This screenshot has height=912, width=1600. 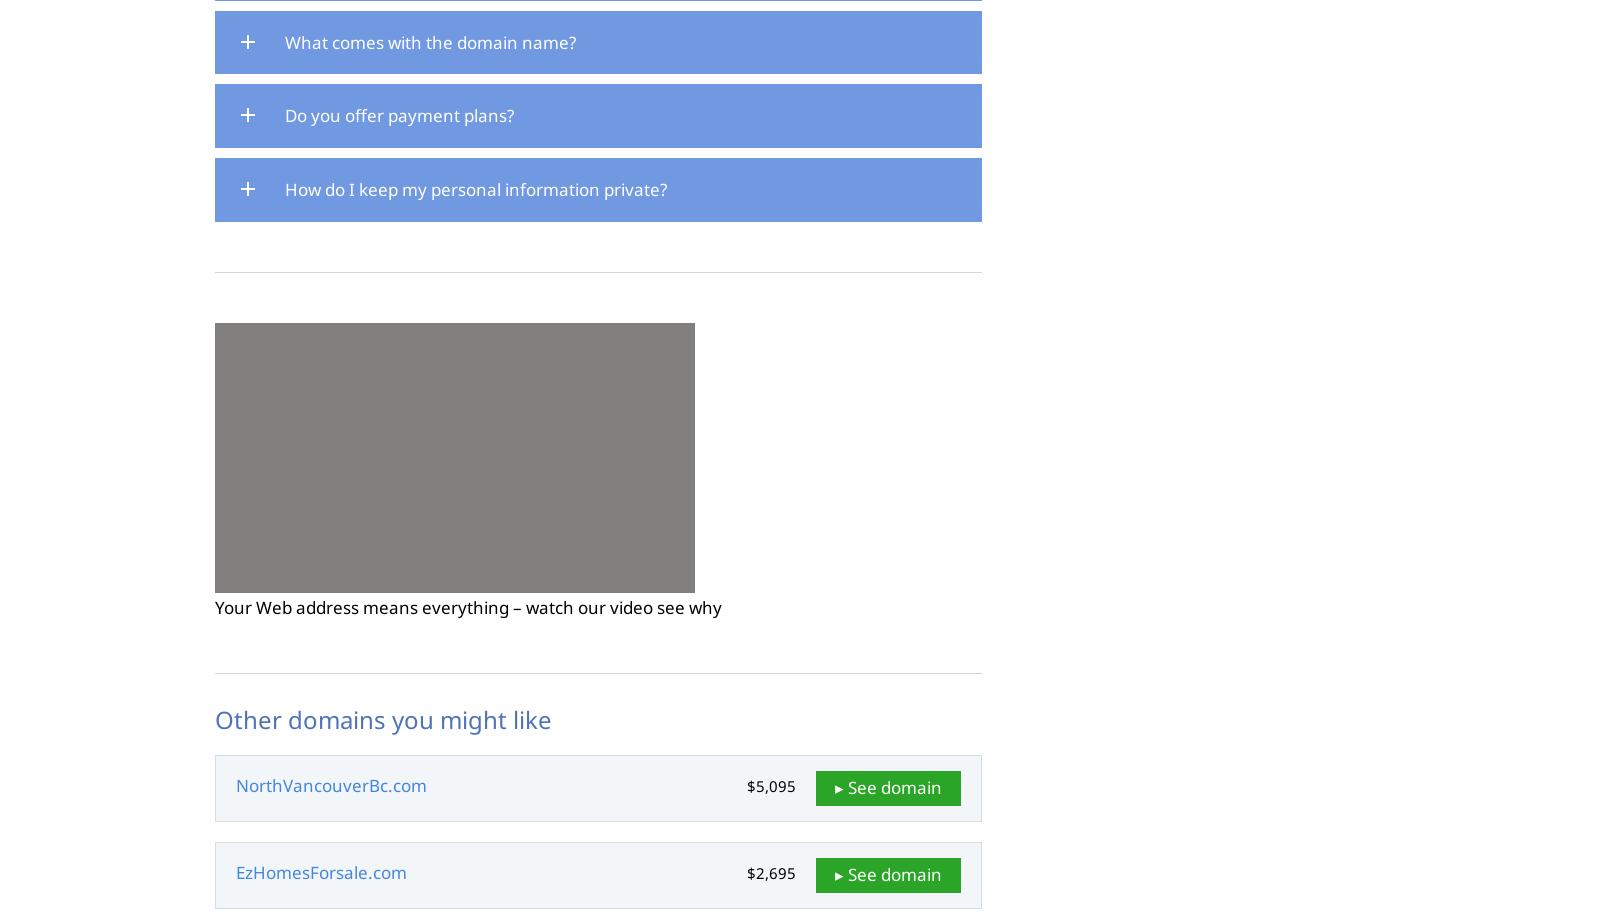 I want to click on 'NorthVancouverBc.com', so click(x=331, y=784).